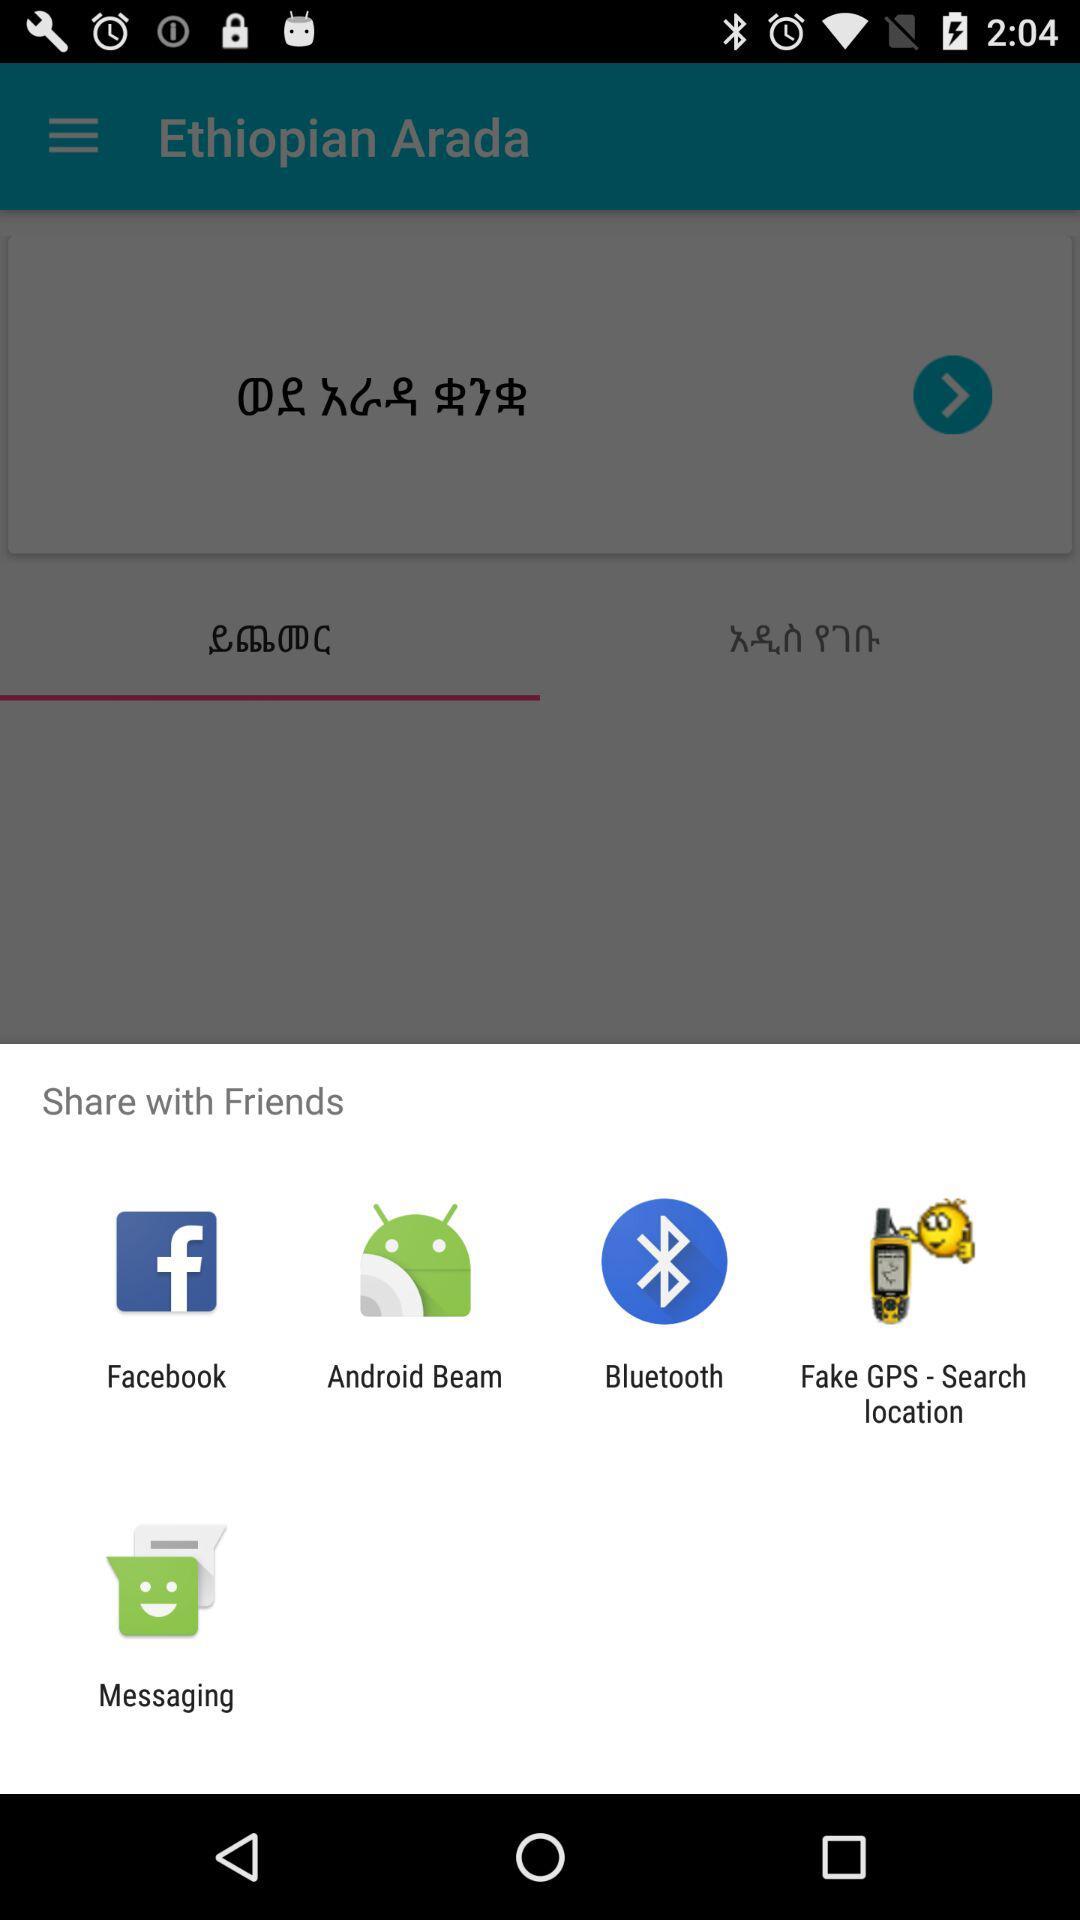  What do you see at coordinates (414, 1392) in the screenshot?
I see `app next to the bluetooth` at bounding box center [414, 1392].